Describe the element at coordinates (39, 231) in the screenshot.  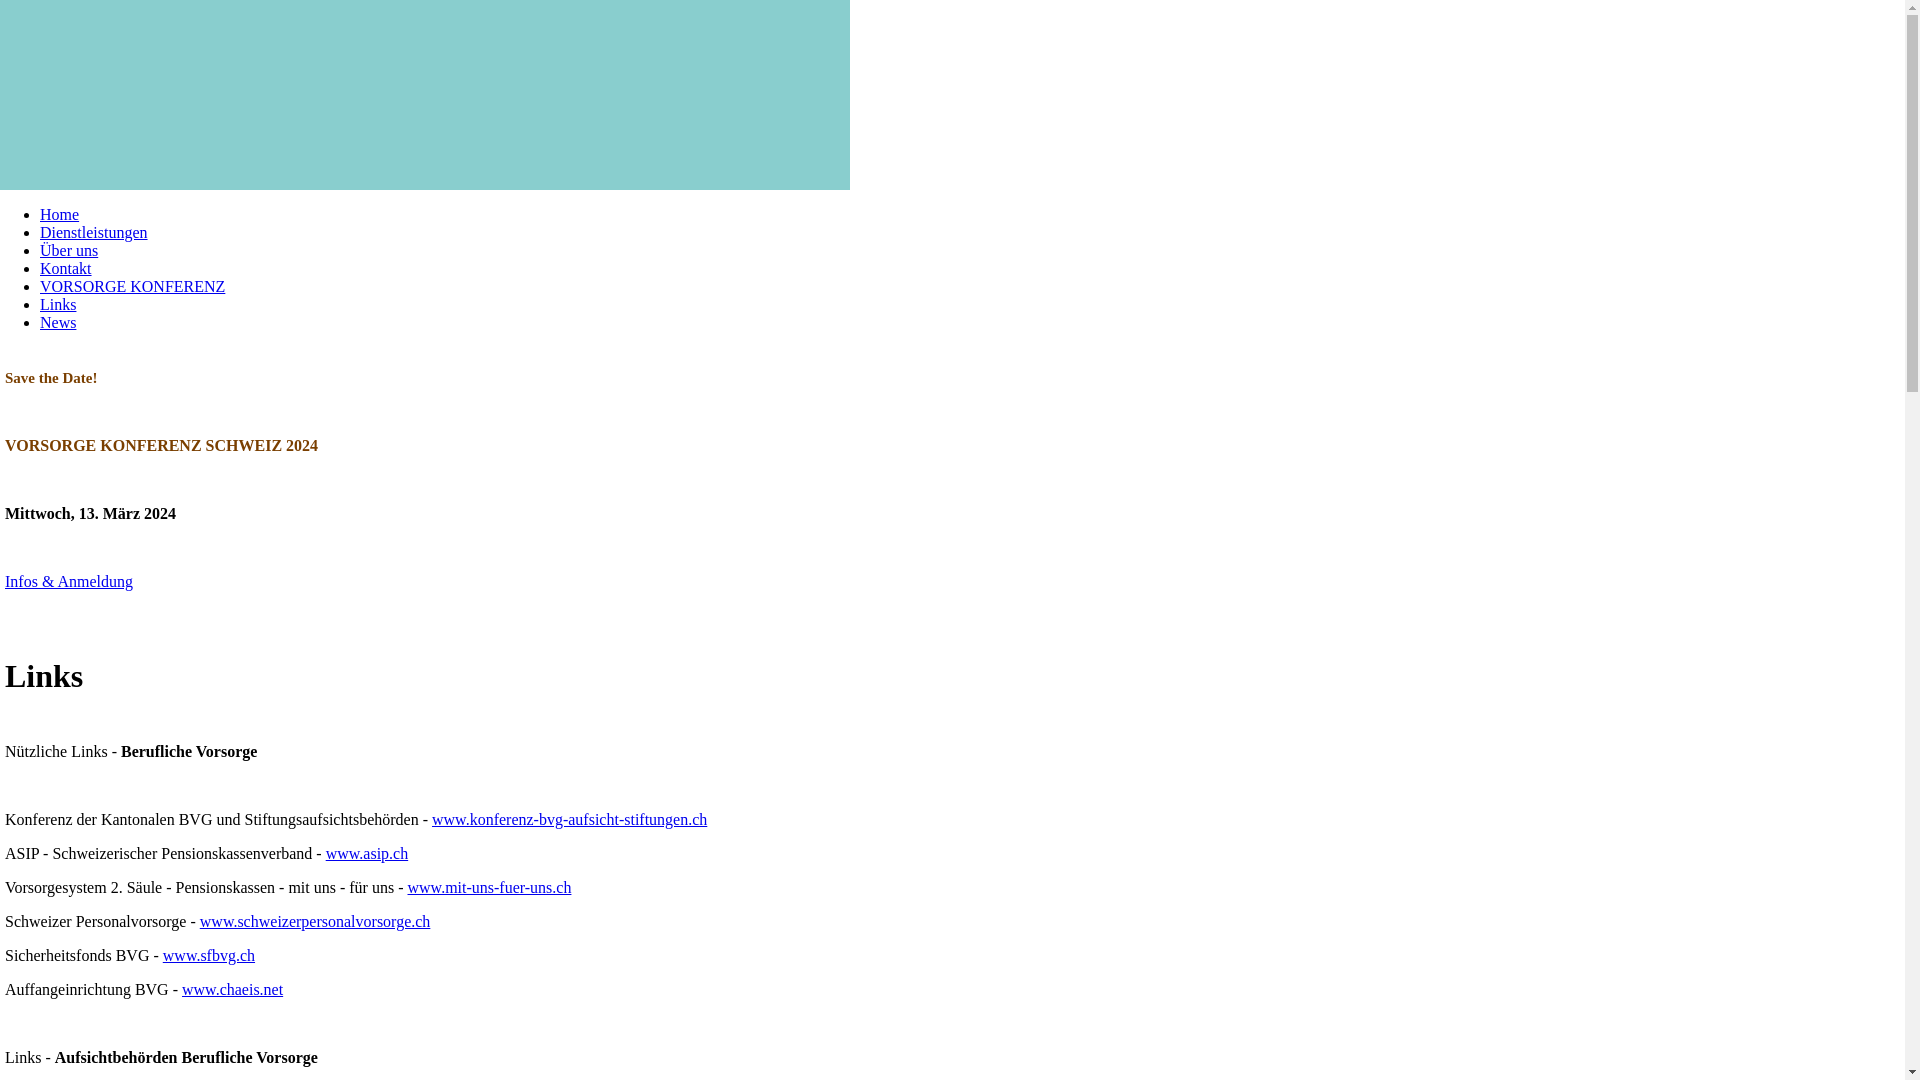
I see `'Dienstleistungen'` at that location.